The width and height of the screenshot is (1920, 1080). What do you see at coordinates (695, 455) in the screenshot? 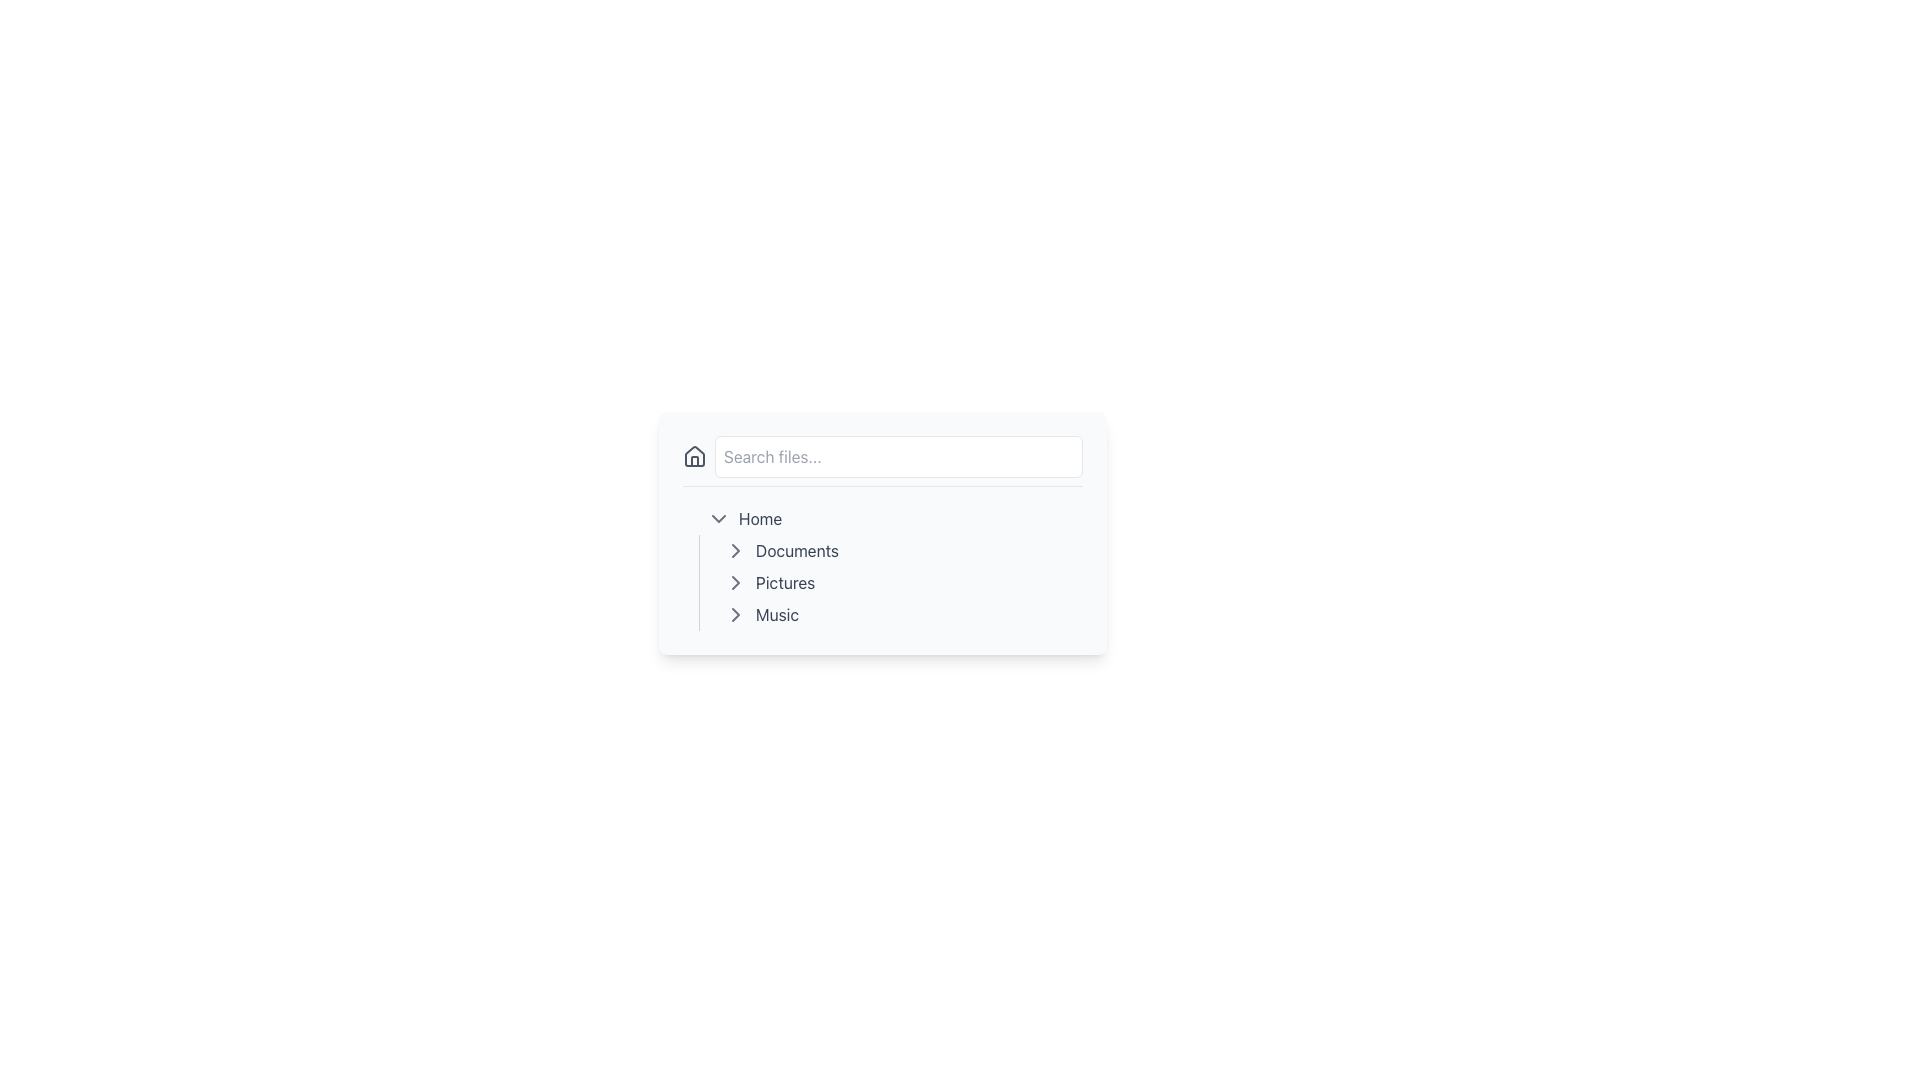
I see `the house icon element representing 'Home' functionality` at bounding box center [695, 455].